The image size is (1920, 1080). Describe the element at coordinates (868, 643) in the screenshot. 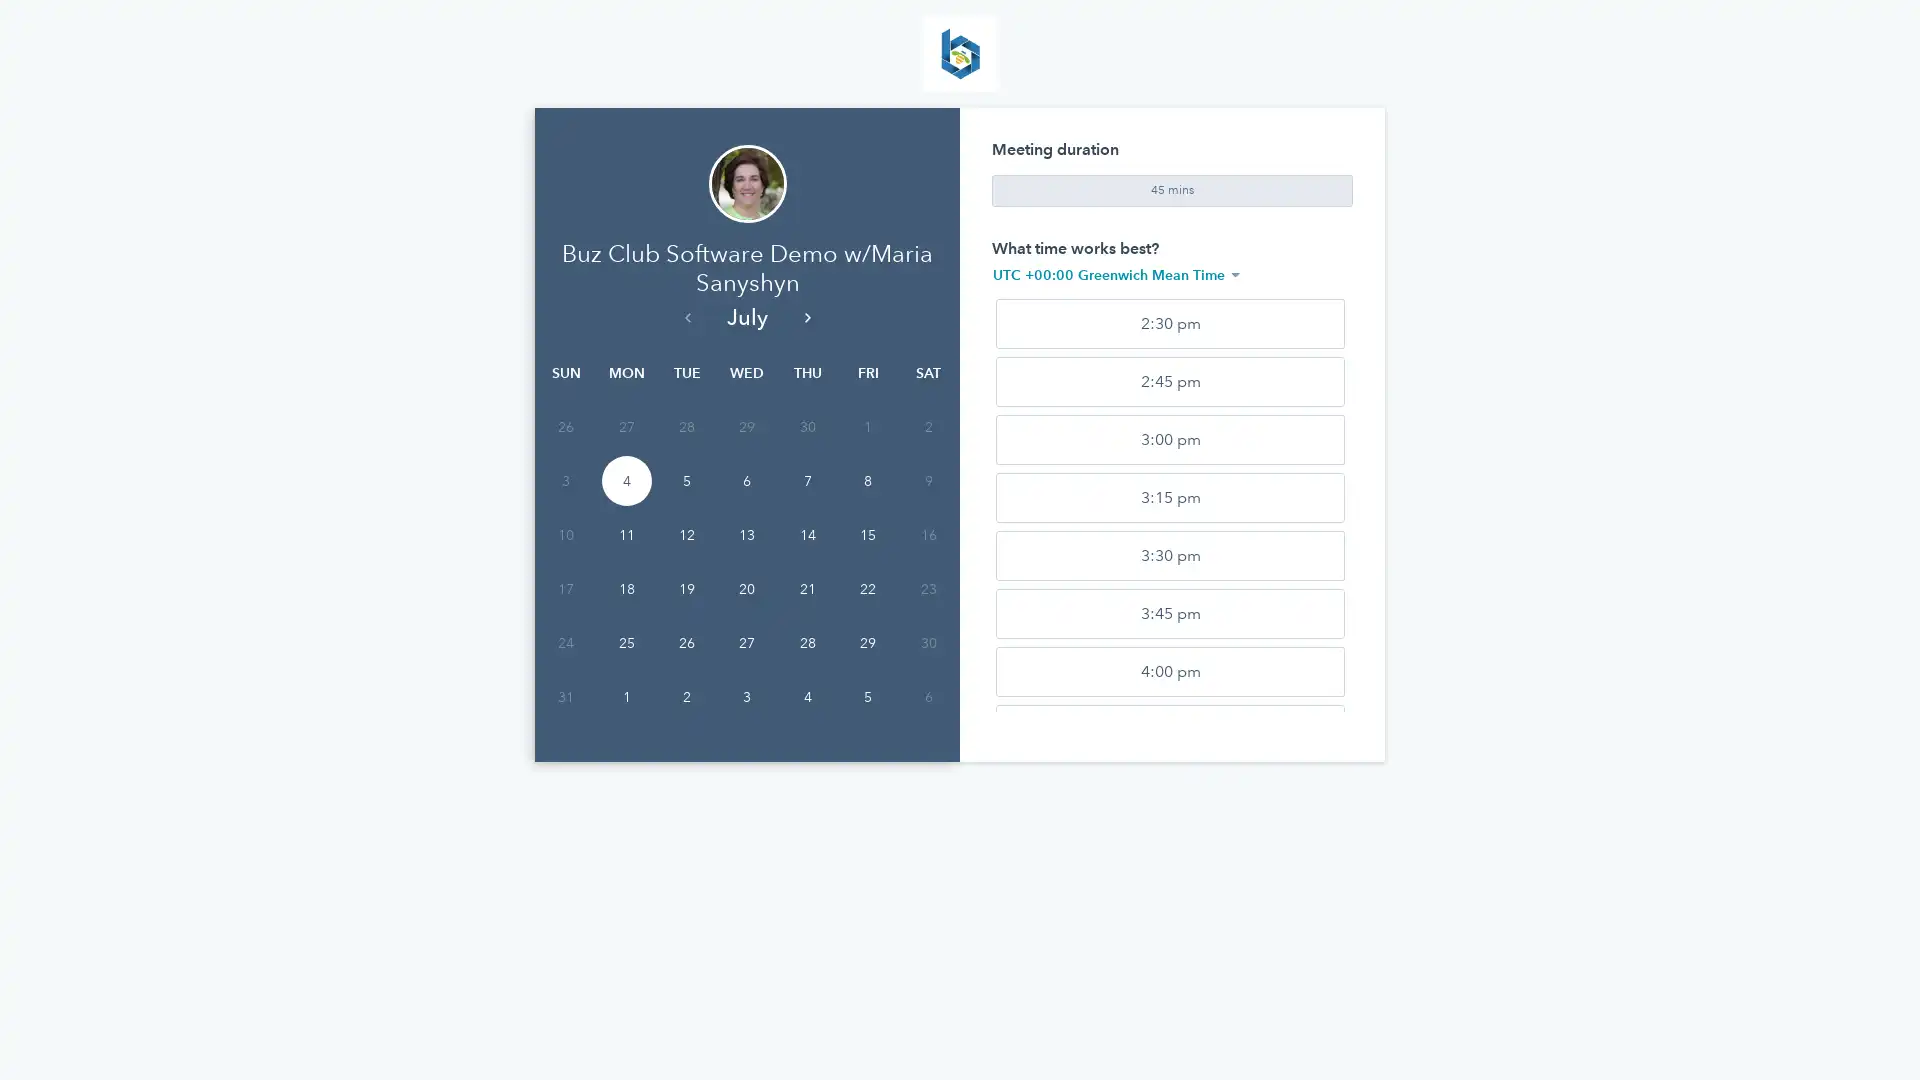

I see `July 29th` at that location.